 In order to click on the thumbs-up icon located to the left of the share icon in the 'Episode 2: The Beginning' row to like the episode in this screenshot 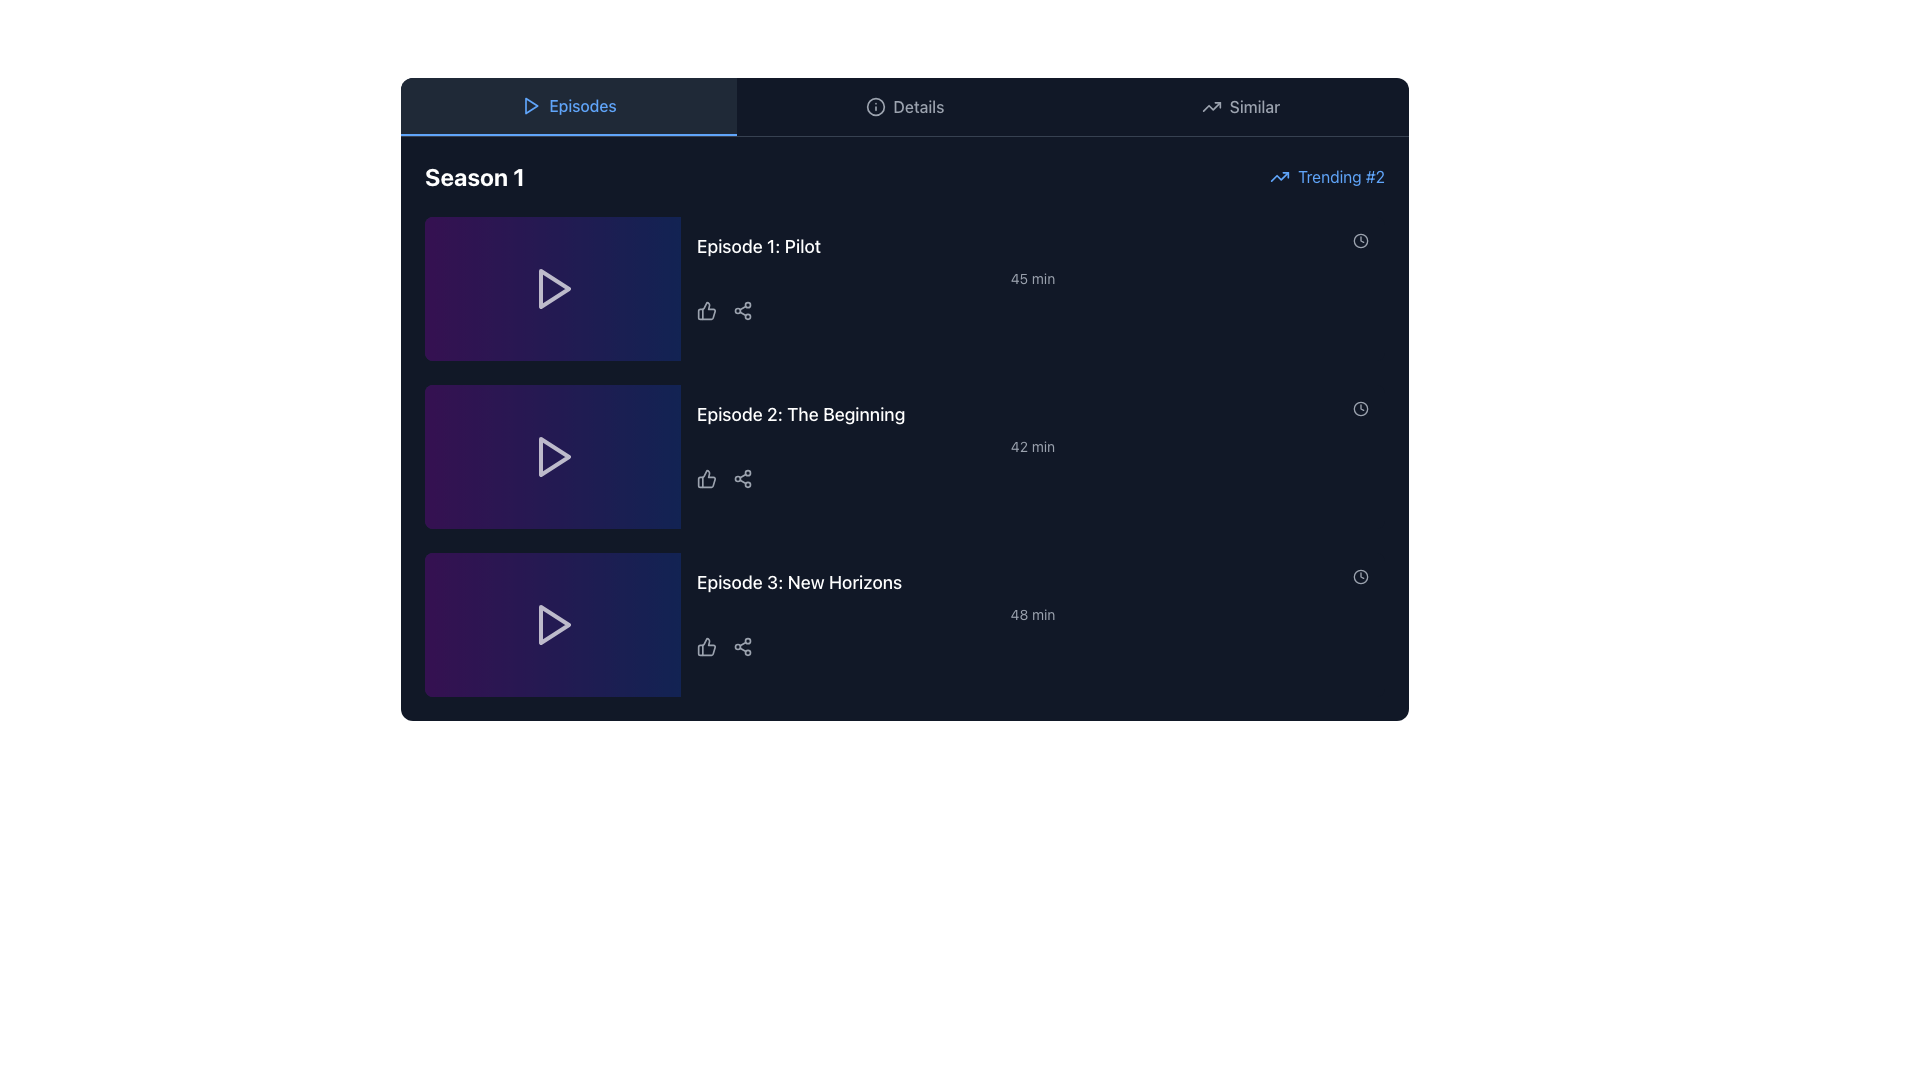, I will do `click(706, 478)`.